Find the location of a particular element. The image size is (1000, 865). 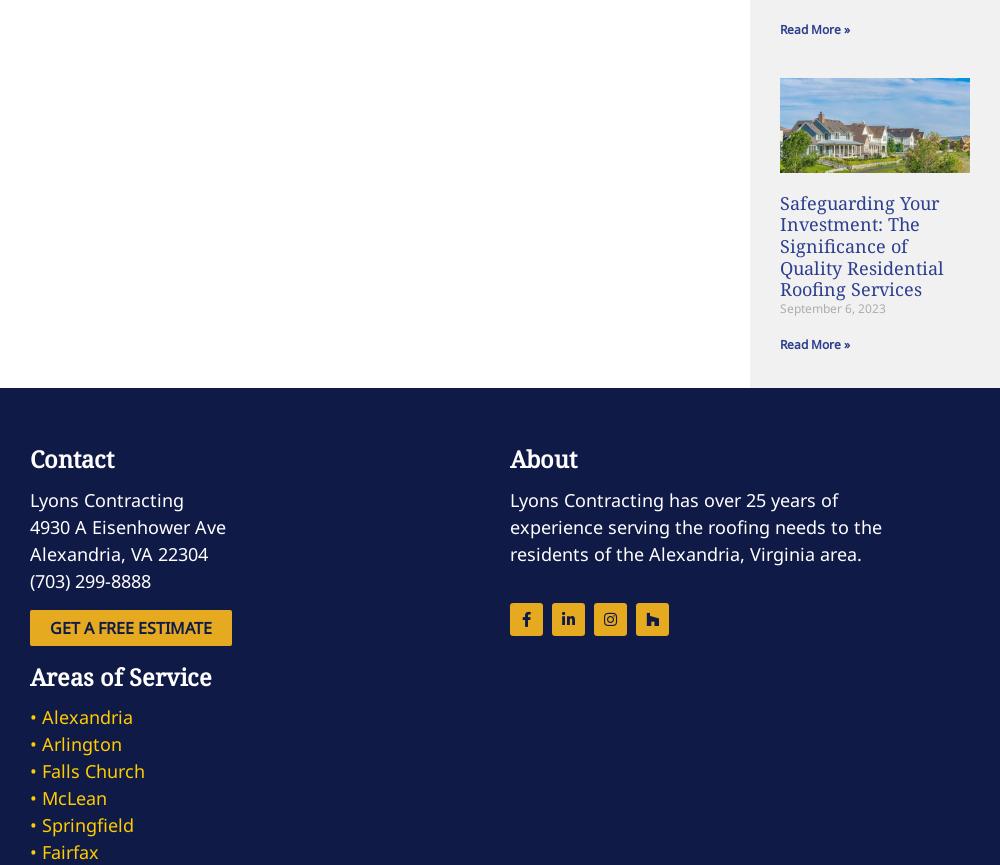

'Alexandria, VA 22304' is located at coordinates (118, 551).